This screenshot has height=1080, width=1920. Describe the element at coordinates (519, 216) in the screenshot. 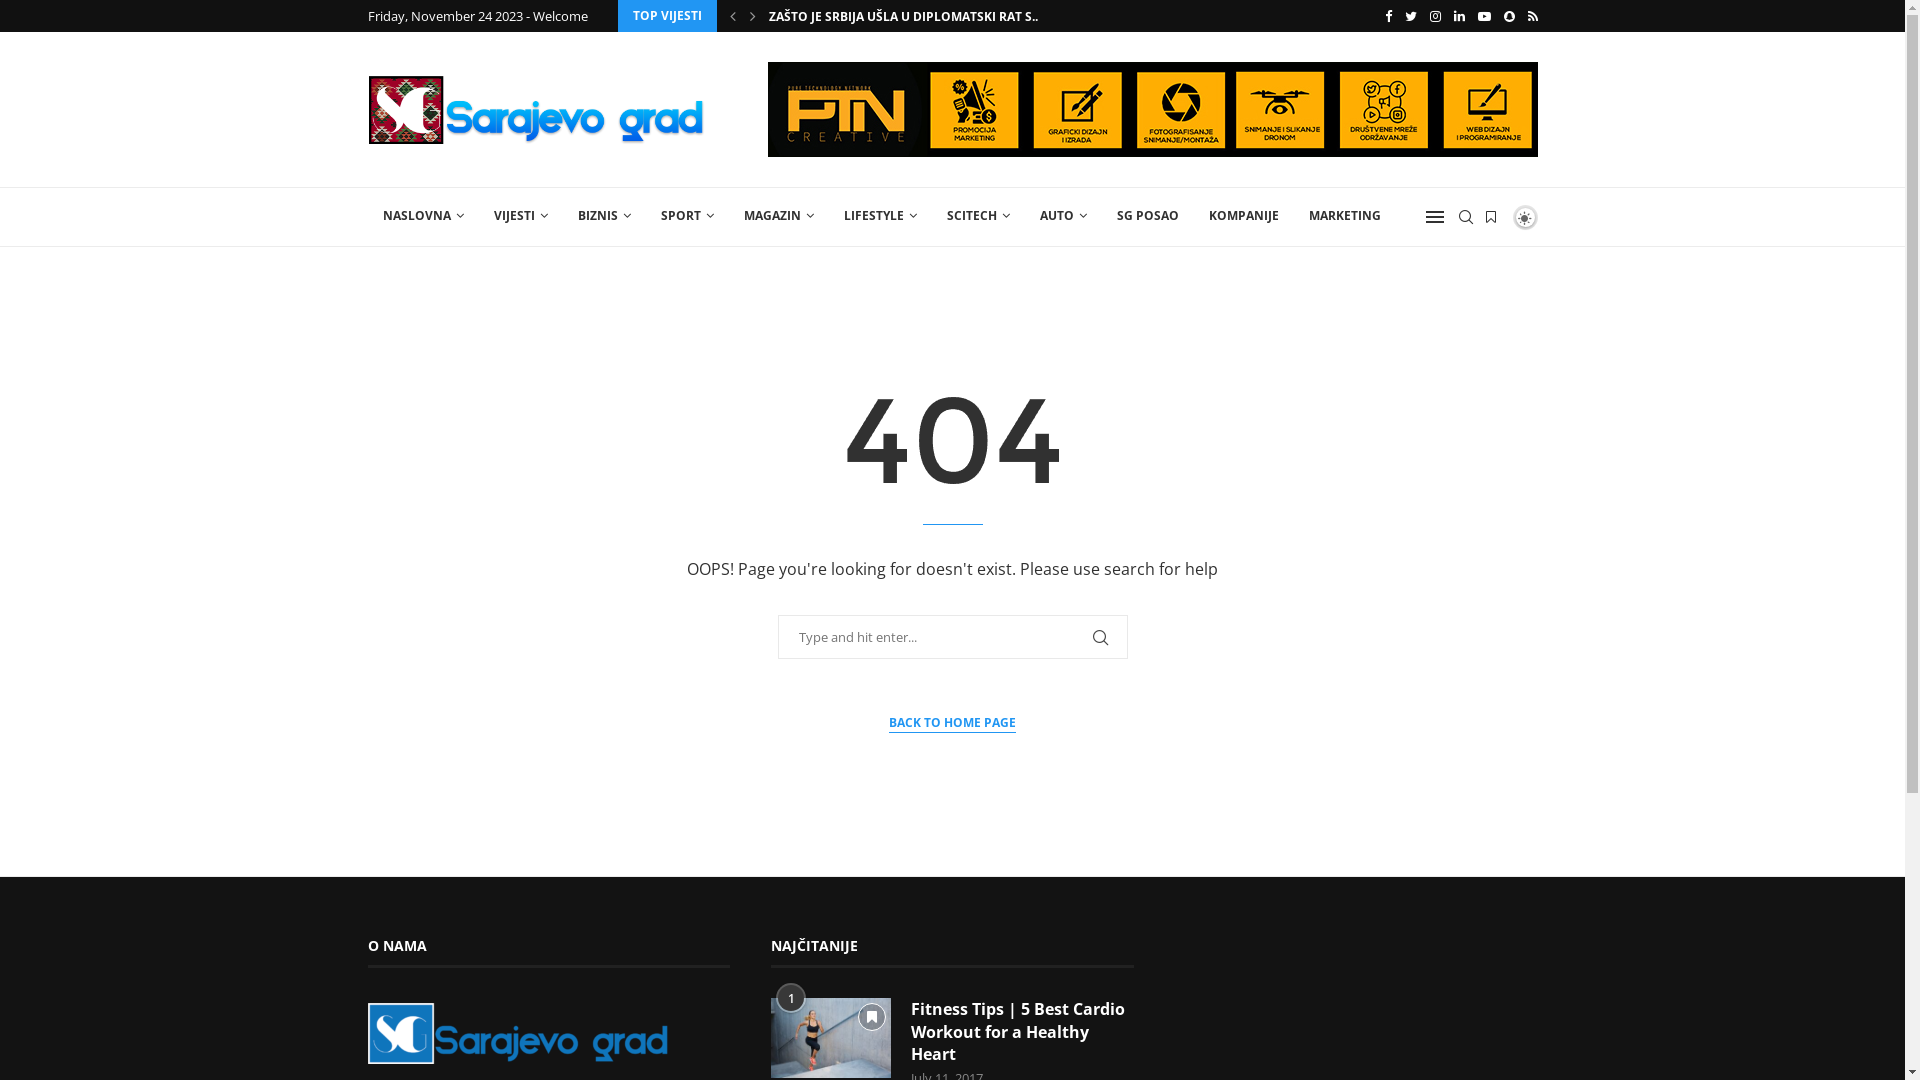

I see `'VIJESTI'` at that location.